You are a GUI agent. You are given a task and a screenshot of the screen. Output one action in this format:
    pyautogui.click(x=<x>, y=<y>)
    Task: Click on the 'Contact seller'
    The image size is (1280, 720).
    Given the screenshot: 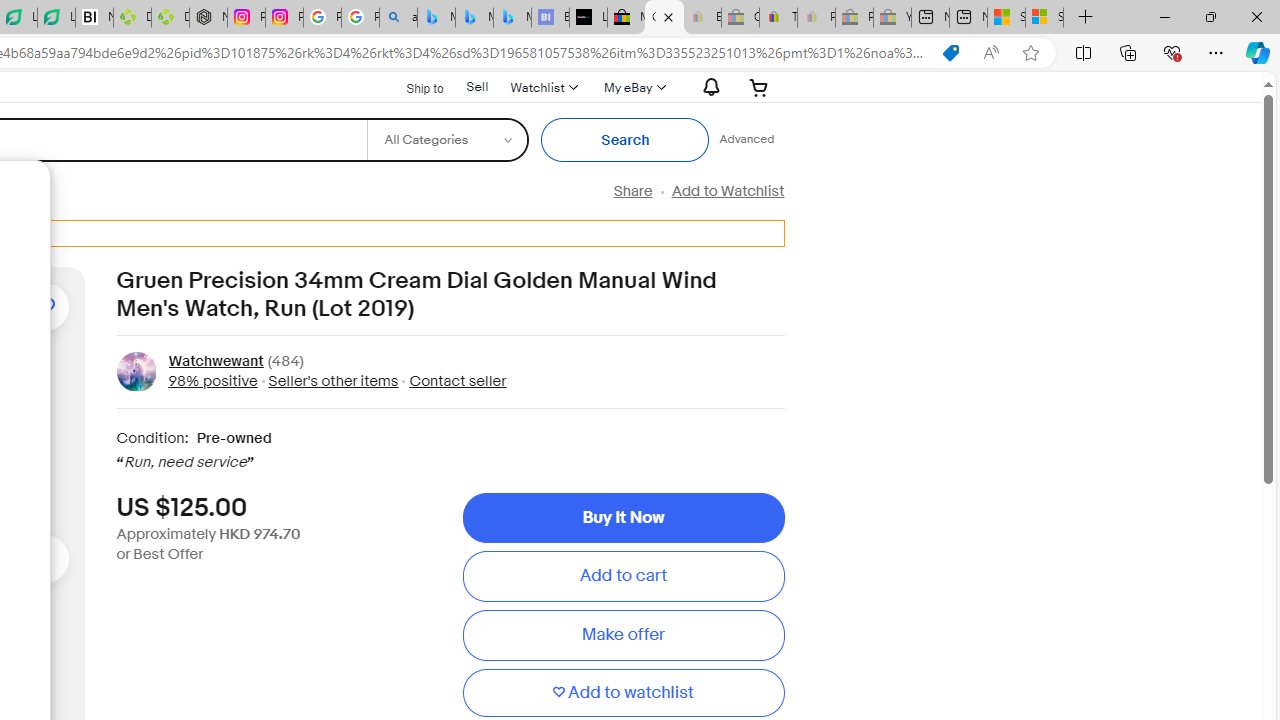 What is the action you would take?
    pyautogui.click(x=457, y=380)
    